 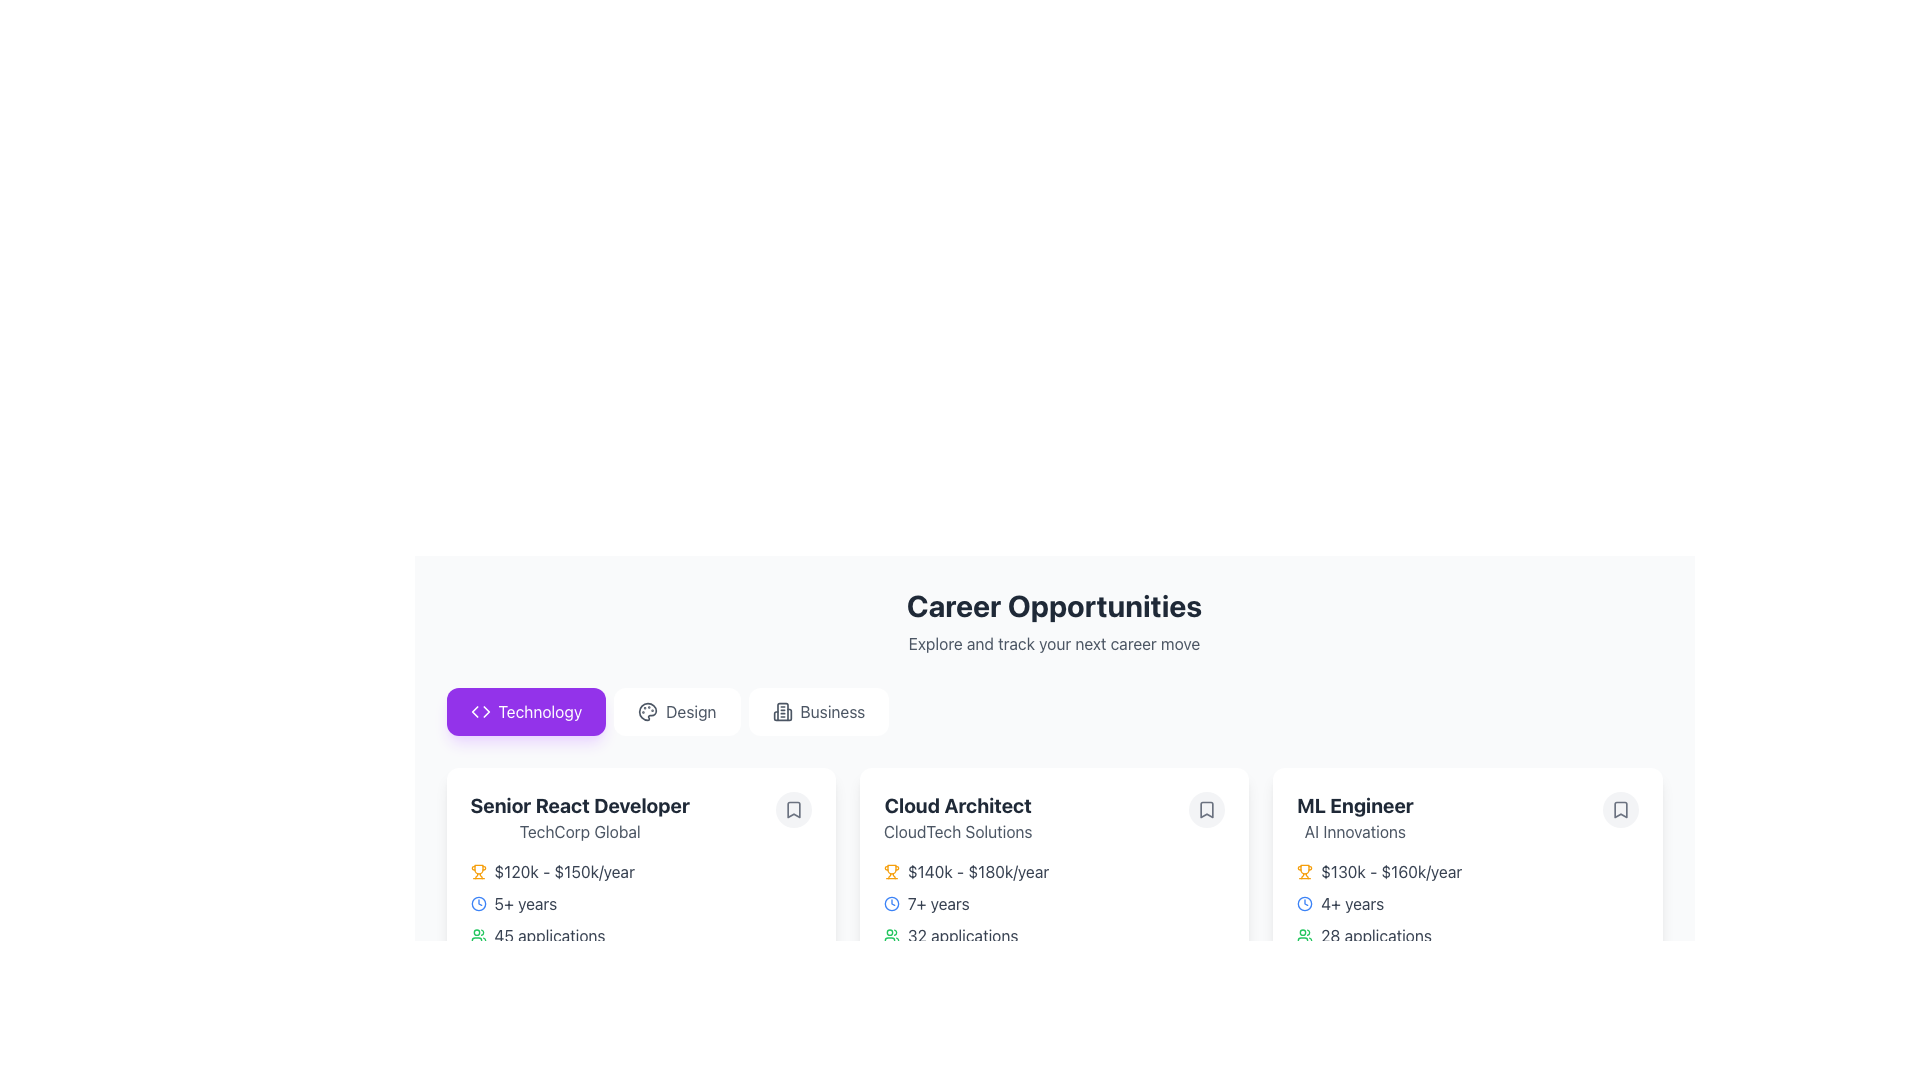 What do you see at coordinates (1620, 810) in the screenshot?
I see `the small, rounded button with a faint gray background and a hollow bookmark icon to bookmark the job listing for 'ML Engineer AI Innovations'` at bounding box center [1620, 810].